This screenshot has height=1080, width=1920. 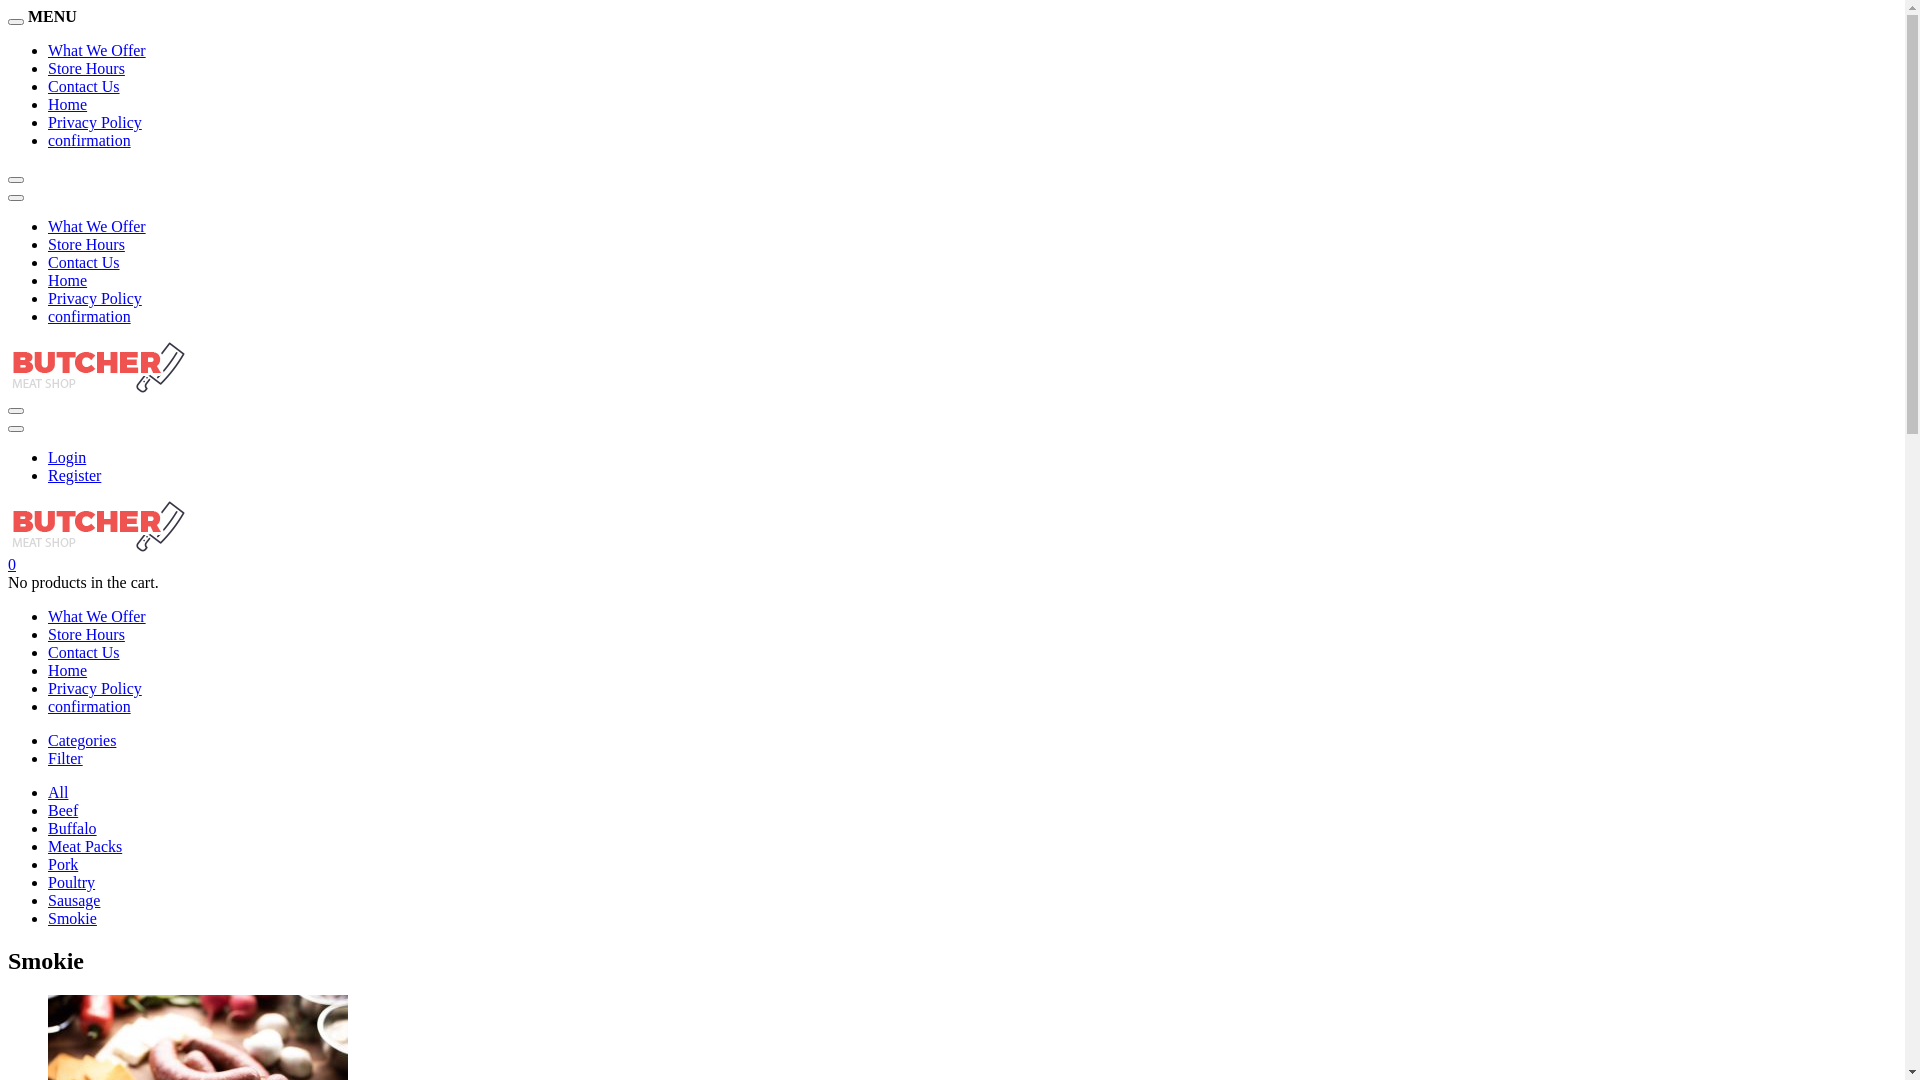 What do you see at coordinates (48, 225) in the screenshot?
I see `'What We Offer'` at bounding box center [48, 225].